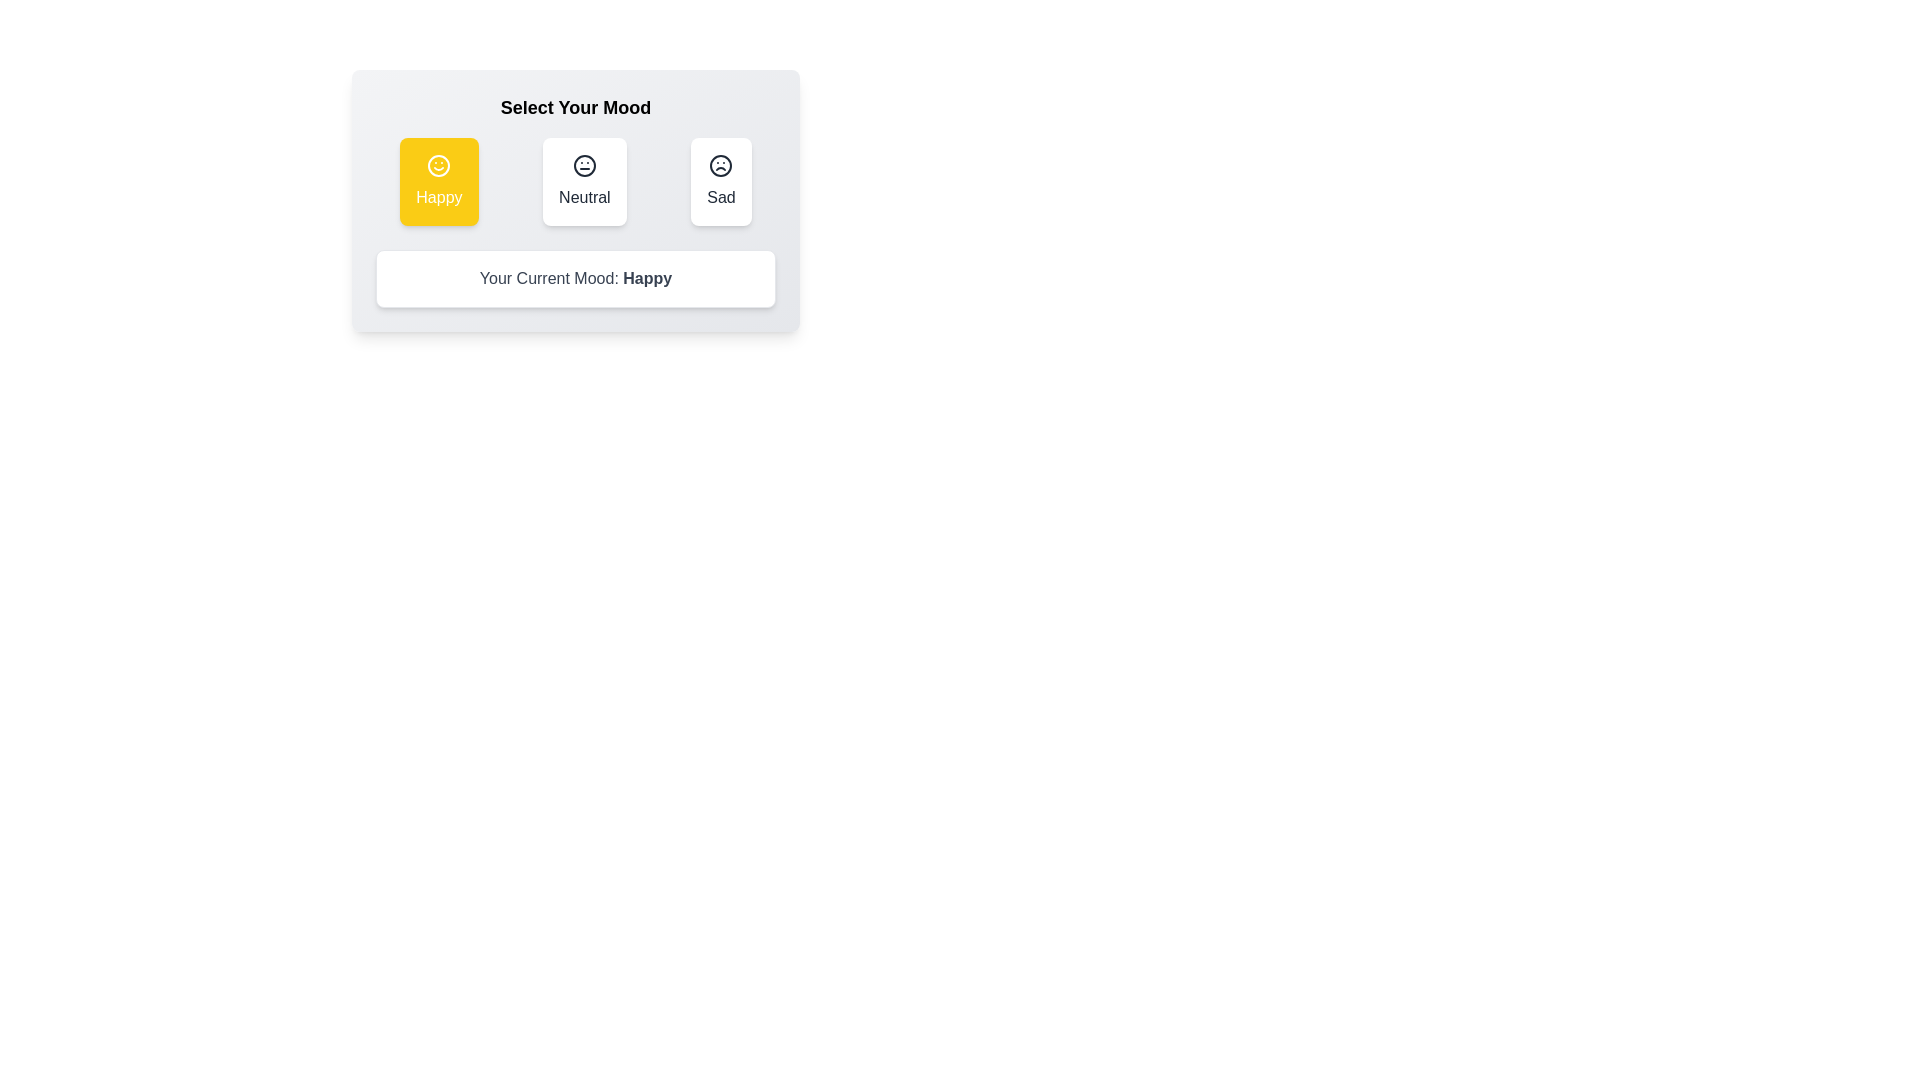 This screenshot has width=1920, height=1080. Describe the element at coordinates (583, 181) in the screenshot. I see `the button corresponding to the mood Neutral` at that location.